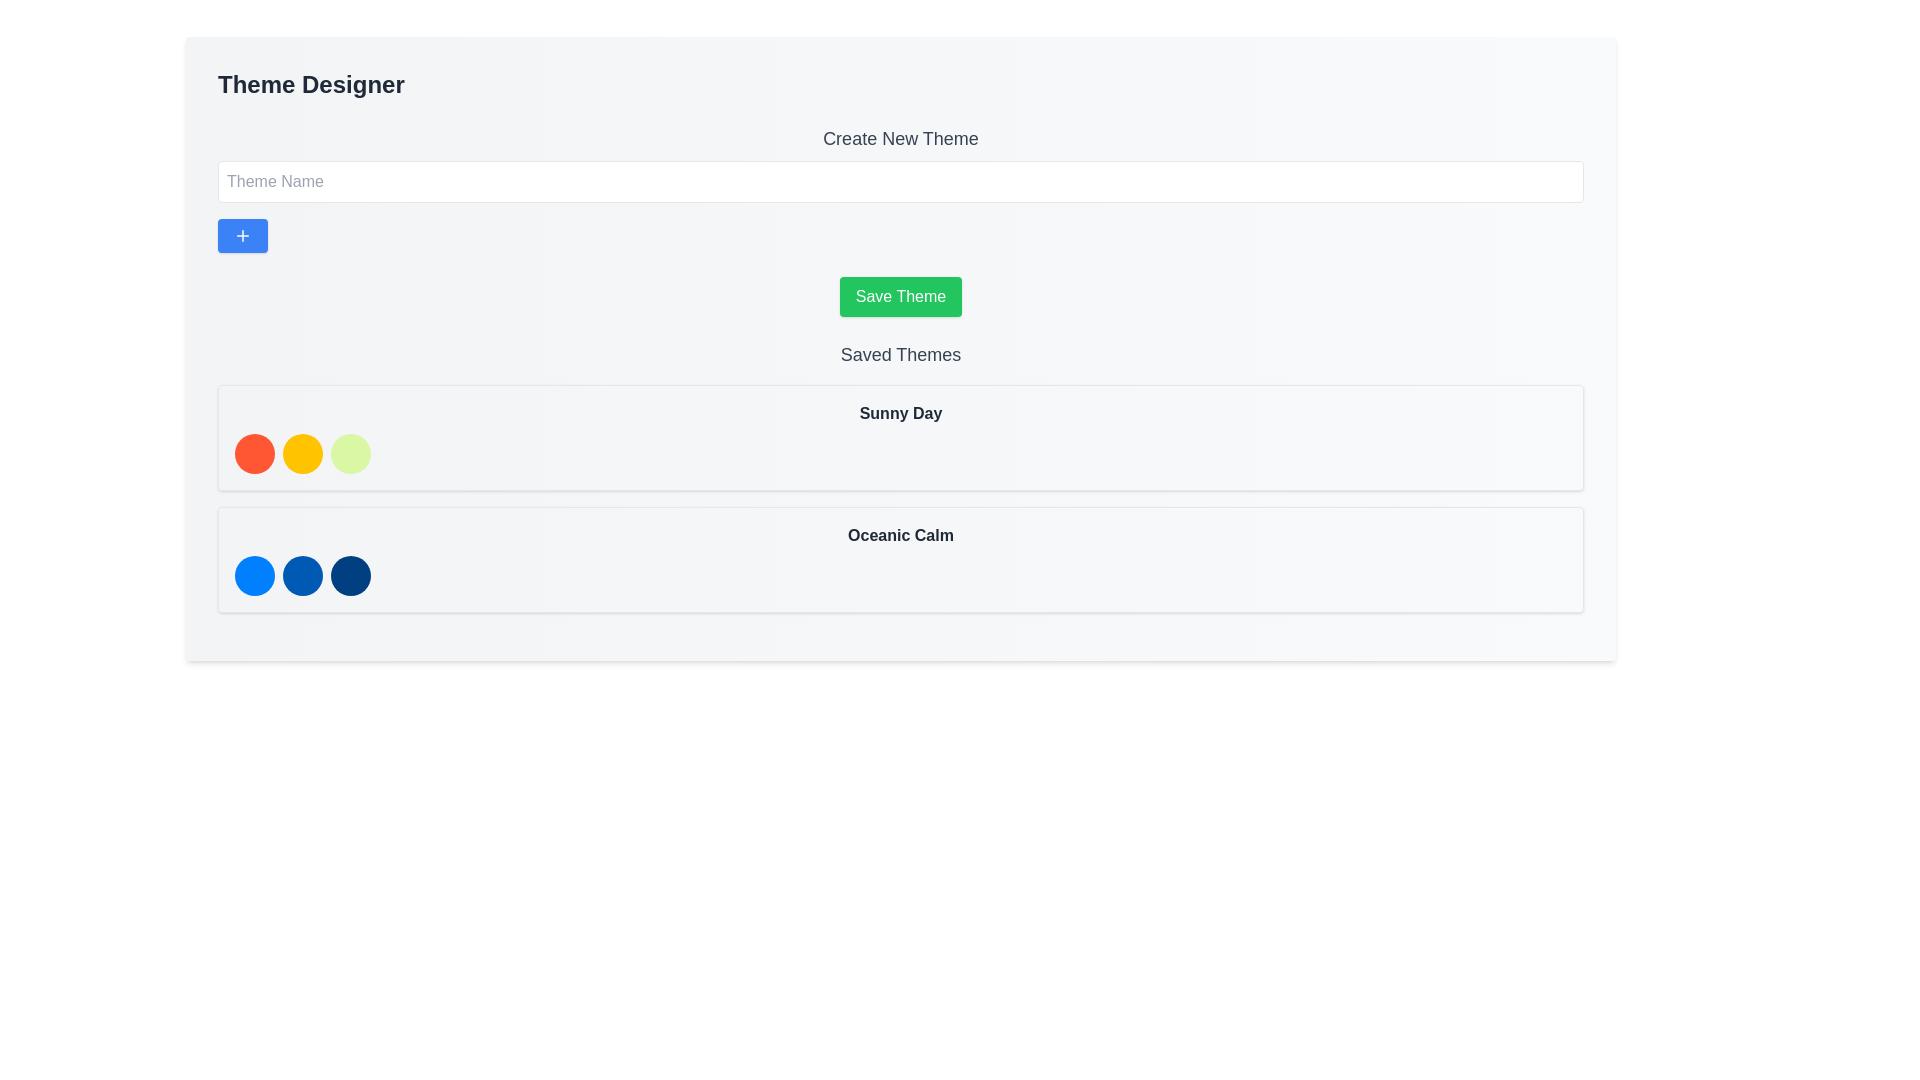 The width and height of the screenshot is (1920, 1080). Describe the element at coordinates (350, 454) in the screenshot. I see `the third circle representing a selectable color option for the 'Sunny Day' theme under 'Saved Themes'` at that location.